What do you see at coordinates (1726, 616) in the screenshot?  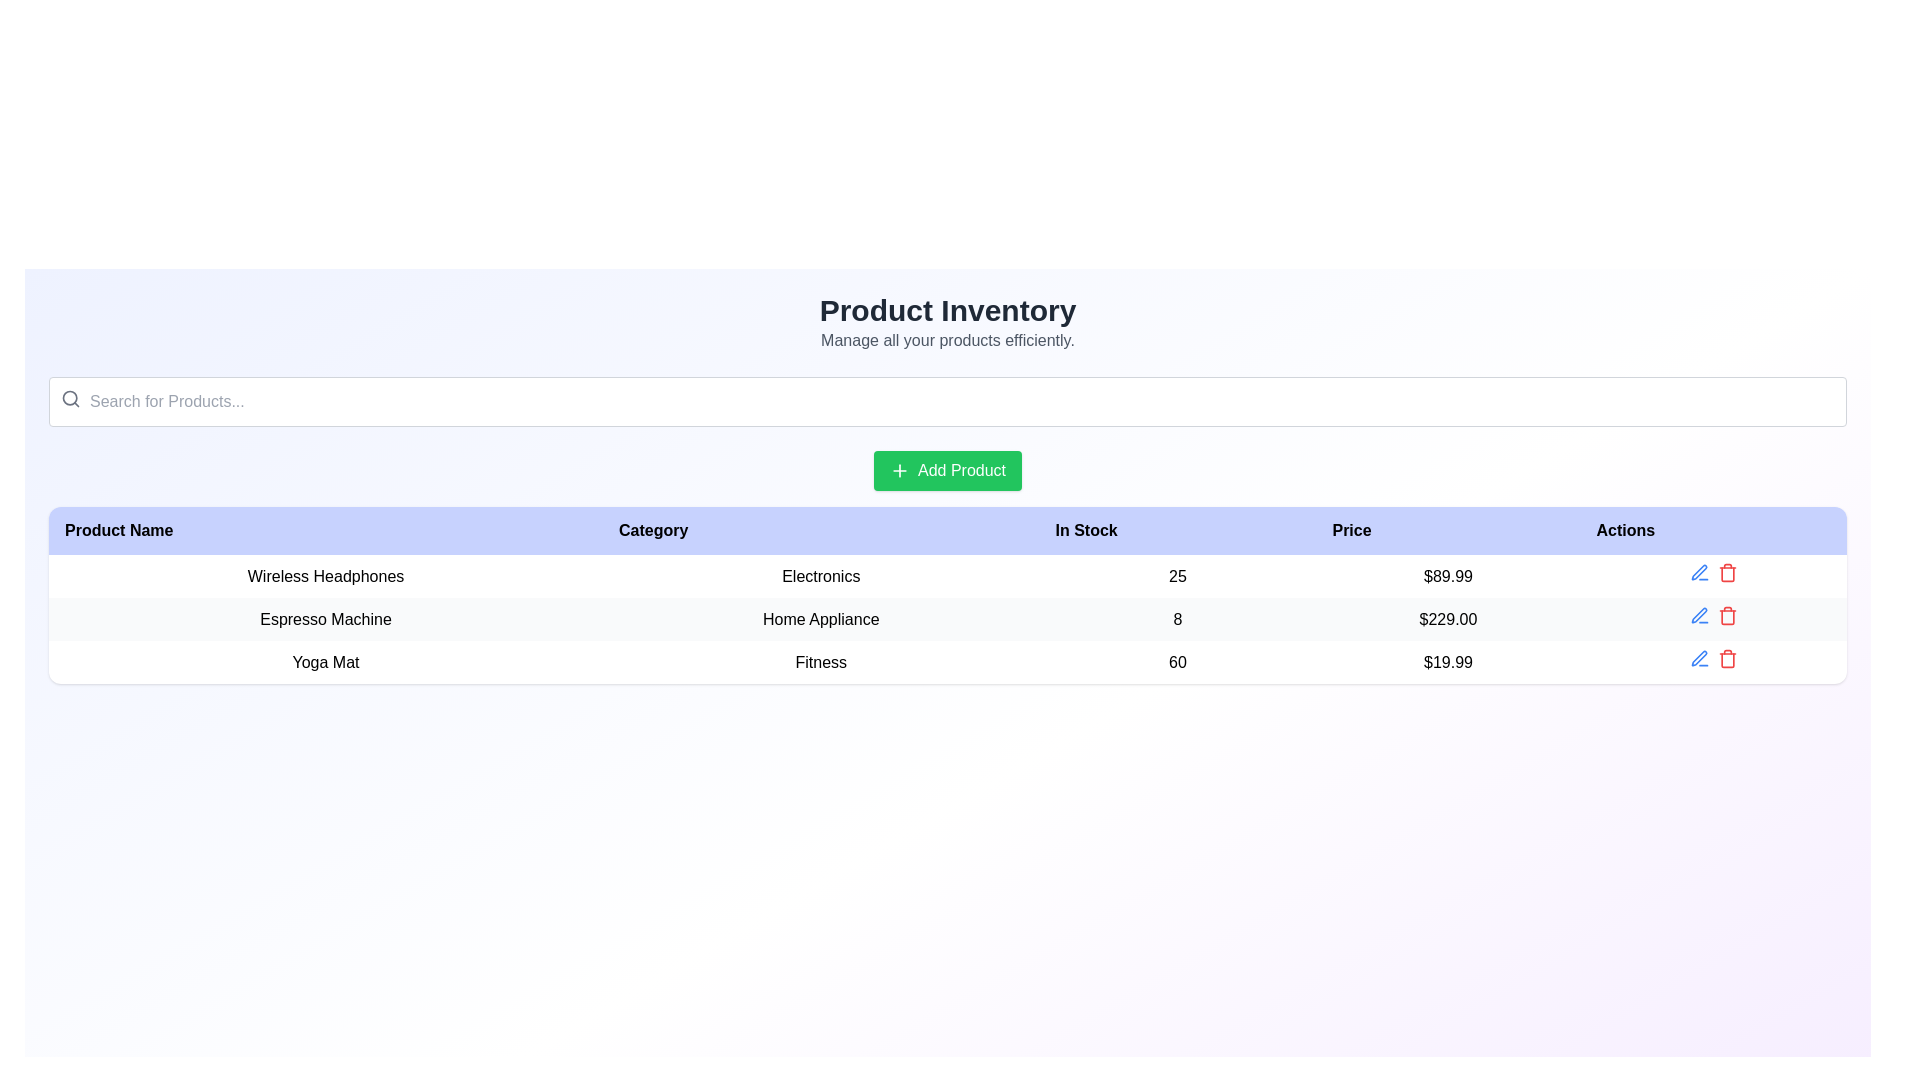 I see `the delete icon in the Actions column of the table corresponding to the Espresso Machine product entry to initiate deletion` at bounding box center [1726, 616].